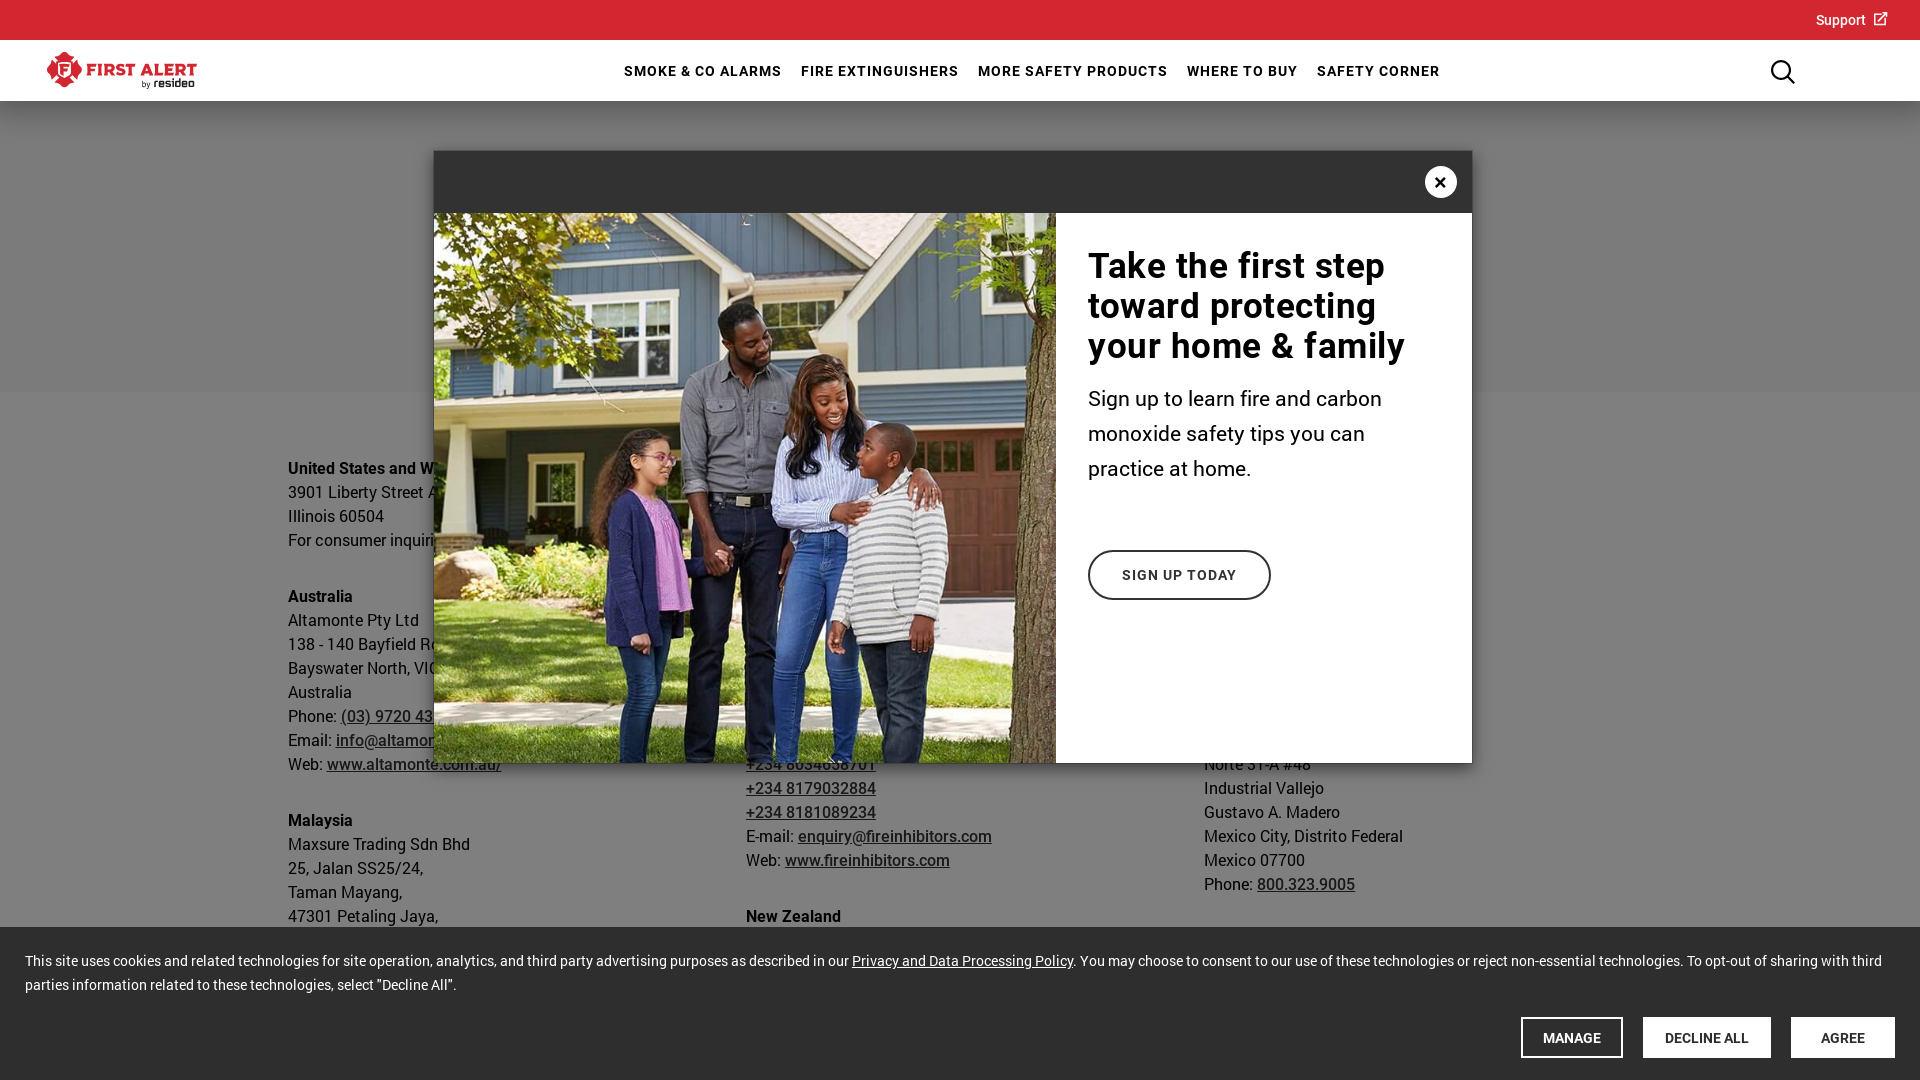 The height and width of the screenshot is (1080, 1920). What do you see at coordinates (416, 986) in the screenshot?
I see `'www.locksnmore.com.my'` at bounding box center [416, 986].